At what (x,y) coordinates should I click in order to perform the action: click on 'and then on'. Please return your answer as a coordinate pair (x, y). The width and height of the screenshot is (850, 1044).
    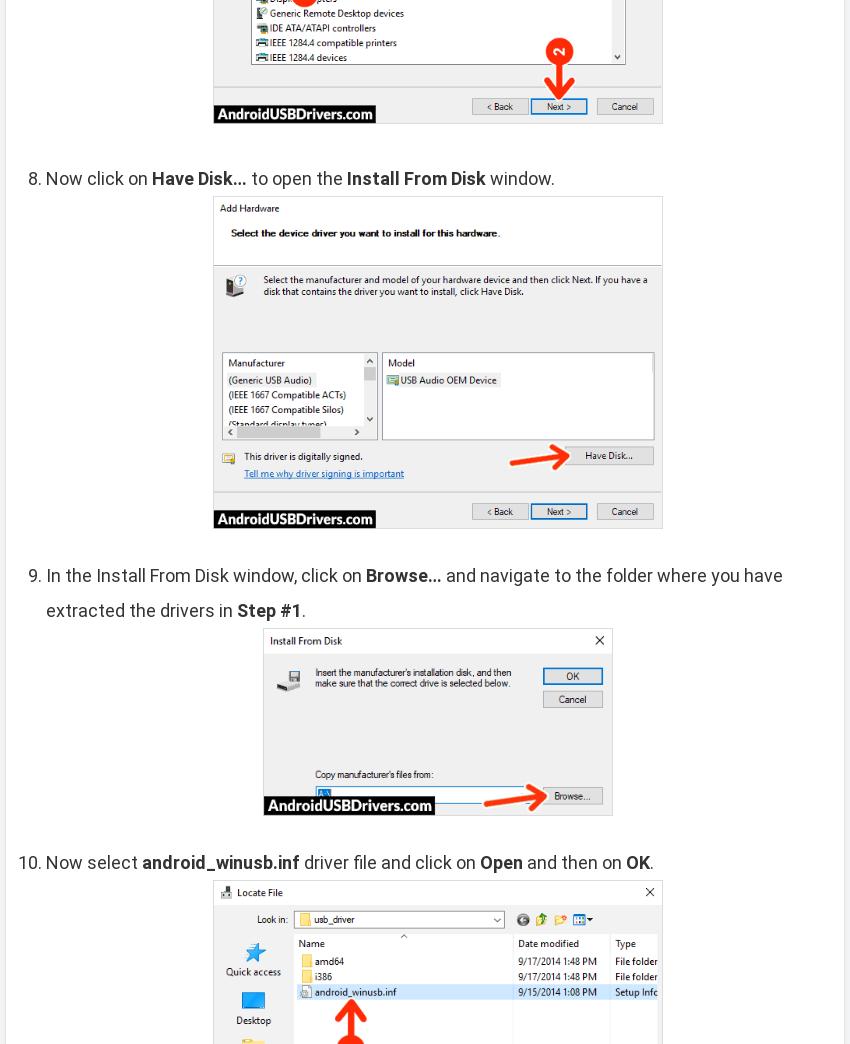
    Looking at the image, I should click on (574, 861).